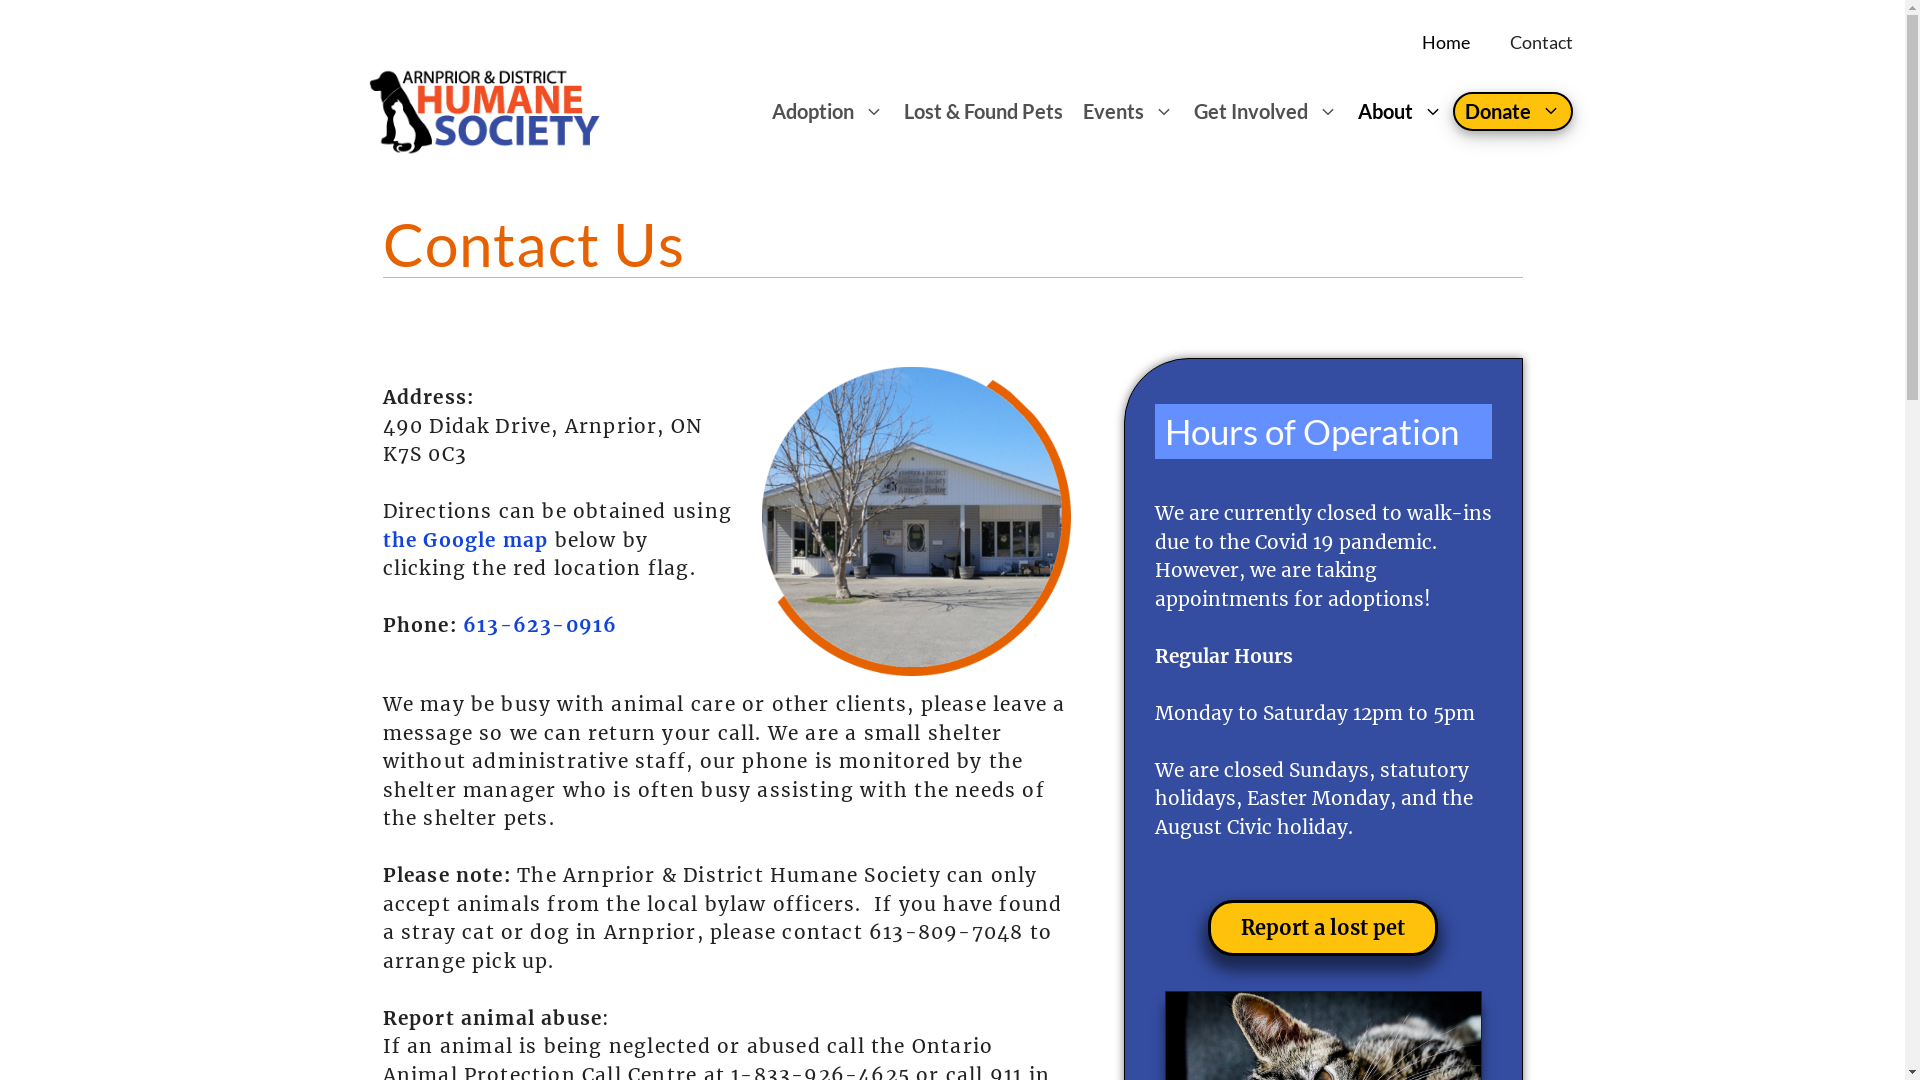 The image size is (1920, 1080). Describe the element at coordinates (464, 540) in the screenshot. I see `'the Google map'` at that location.